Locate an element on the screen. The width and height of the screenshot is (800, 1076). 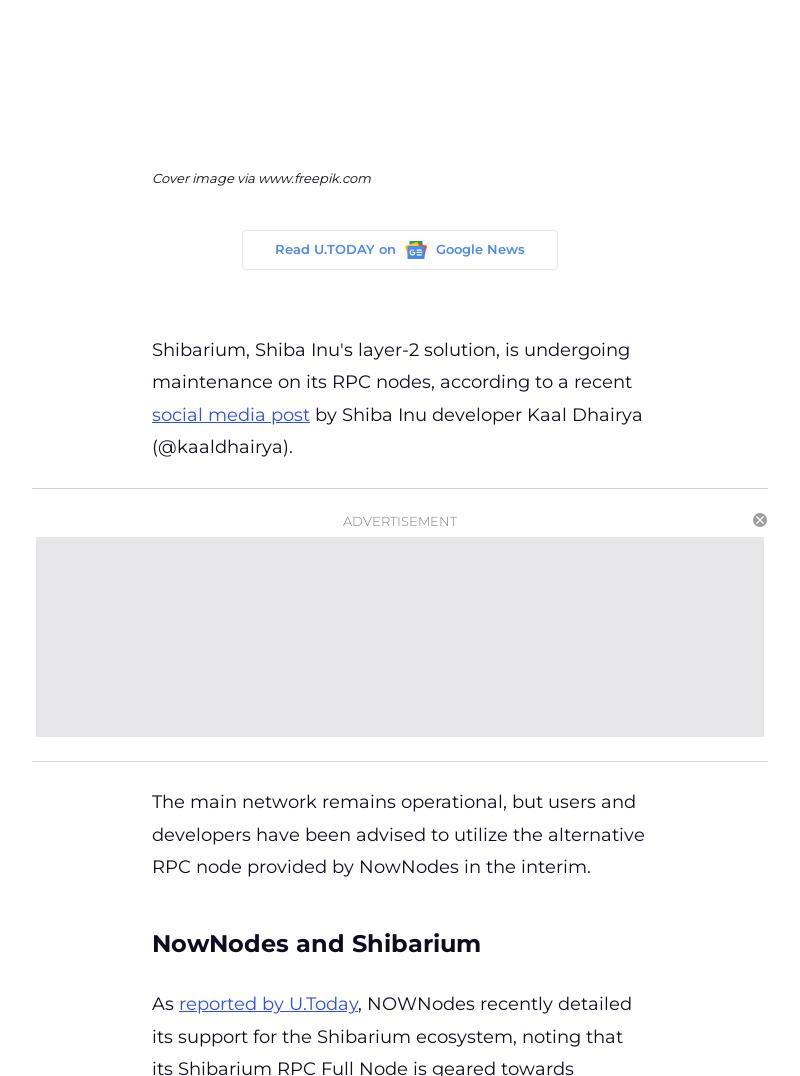
'Cover image via' is located at coordinates (204, 177).